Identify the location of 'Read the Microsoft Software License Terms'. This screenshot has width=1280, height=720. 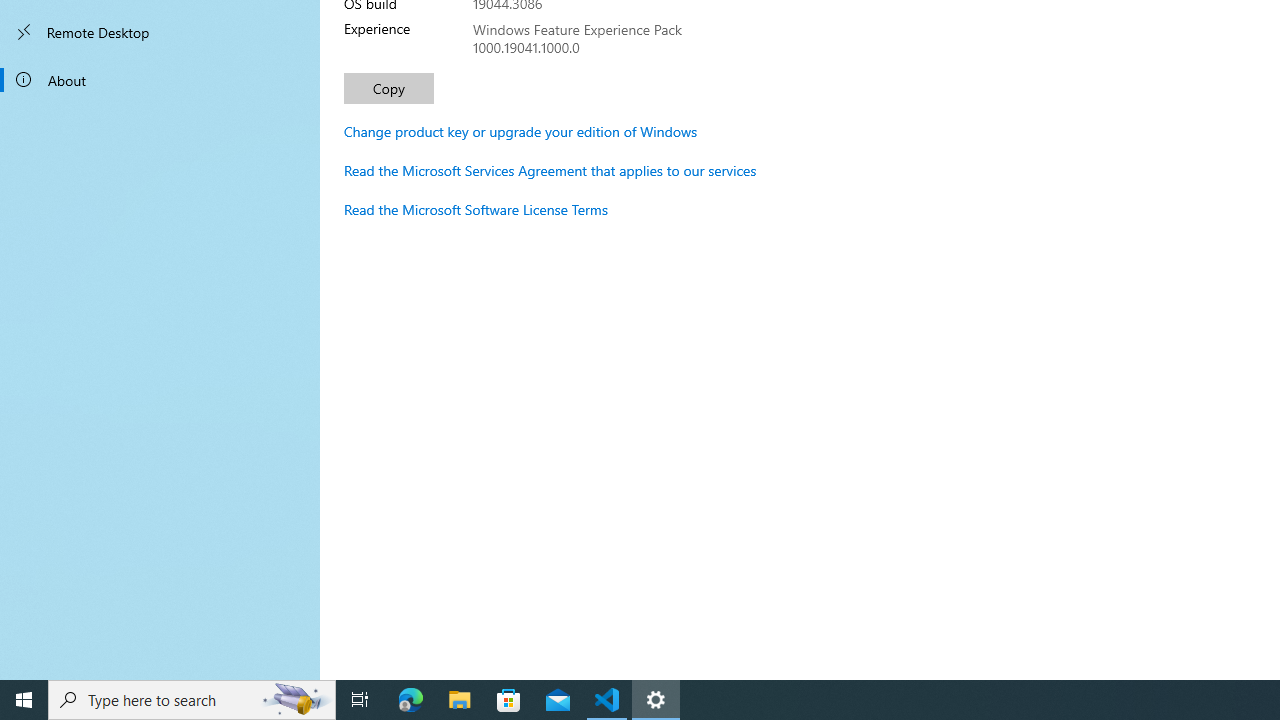
(475, 209).